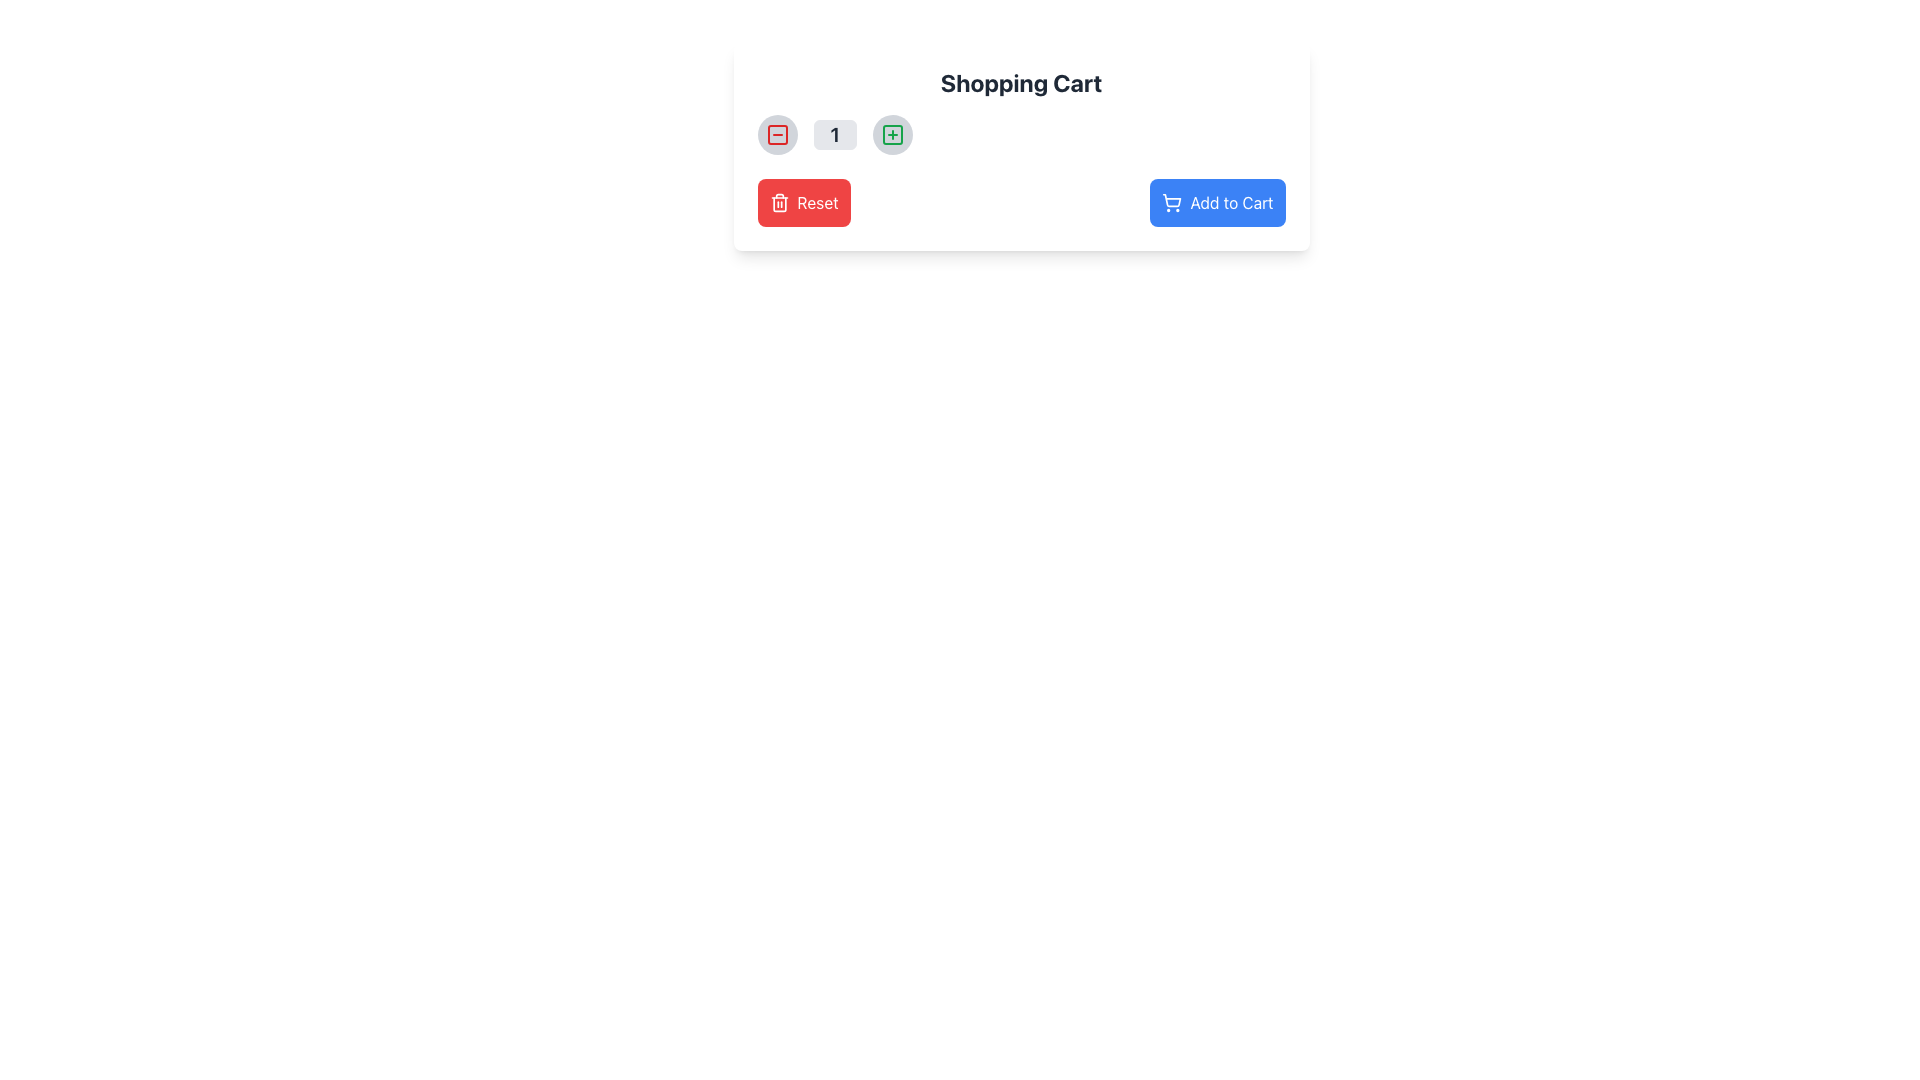  What do you see at coordinates (1217, 203) in the screenshot?
I see `the 'Add to Cart' button with a blue background and white text to trigger focus styling` at bounding box center [1217, 203].